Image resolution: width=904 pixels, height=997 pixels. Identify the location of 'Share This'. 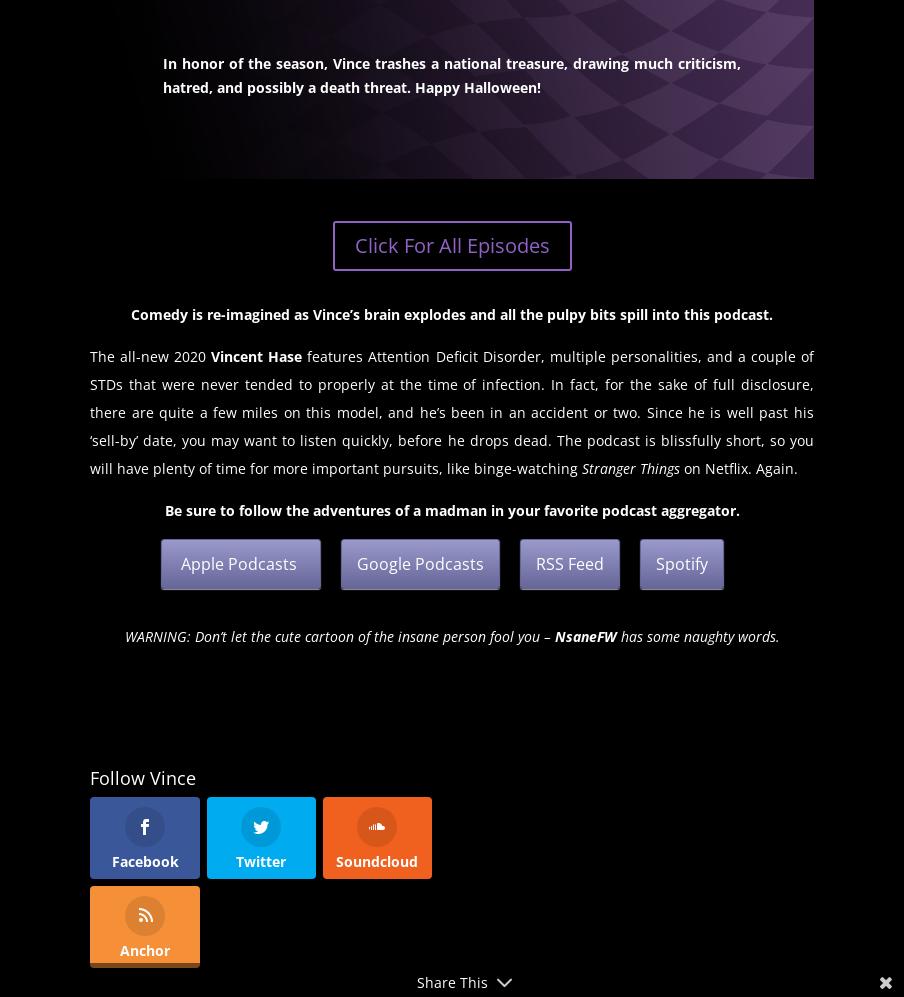
(416, 981).